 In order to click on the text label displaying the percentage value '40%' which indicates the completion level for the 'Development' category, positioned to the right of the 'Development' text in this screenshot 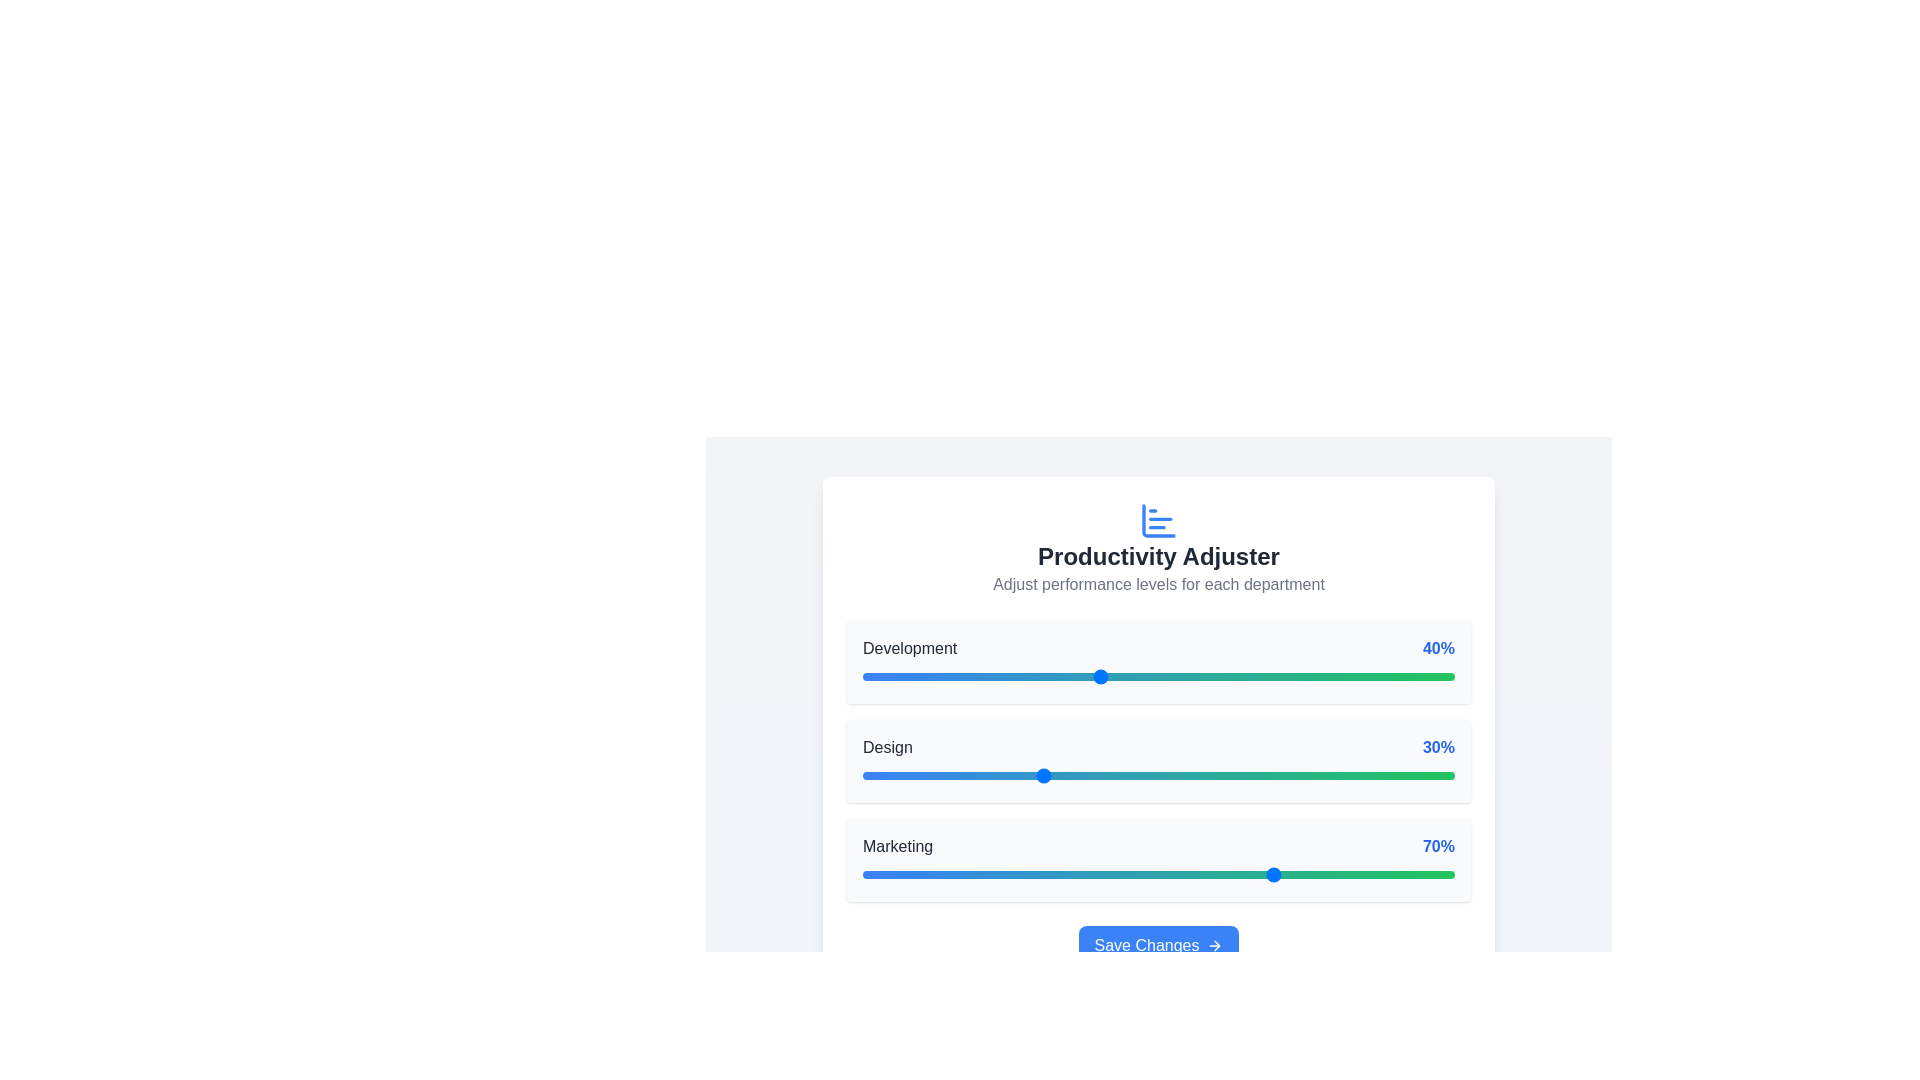, I will do `click(1438, 648)`.